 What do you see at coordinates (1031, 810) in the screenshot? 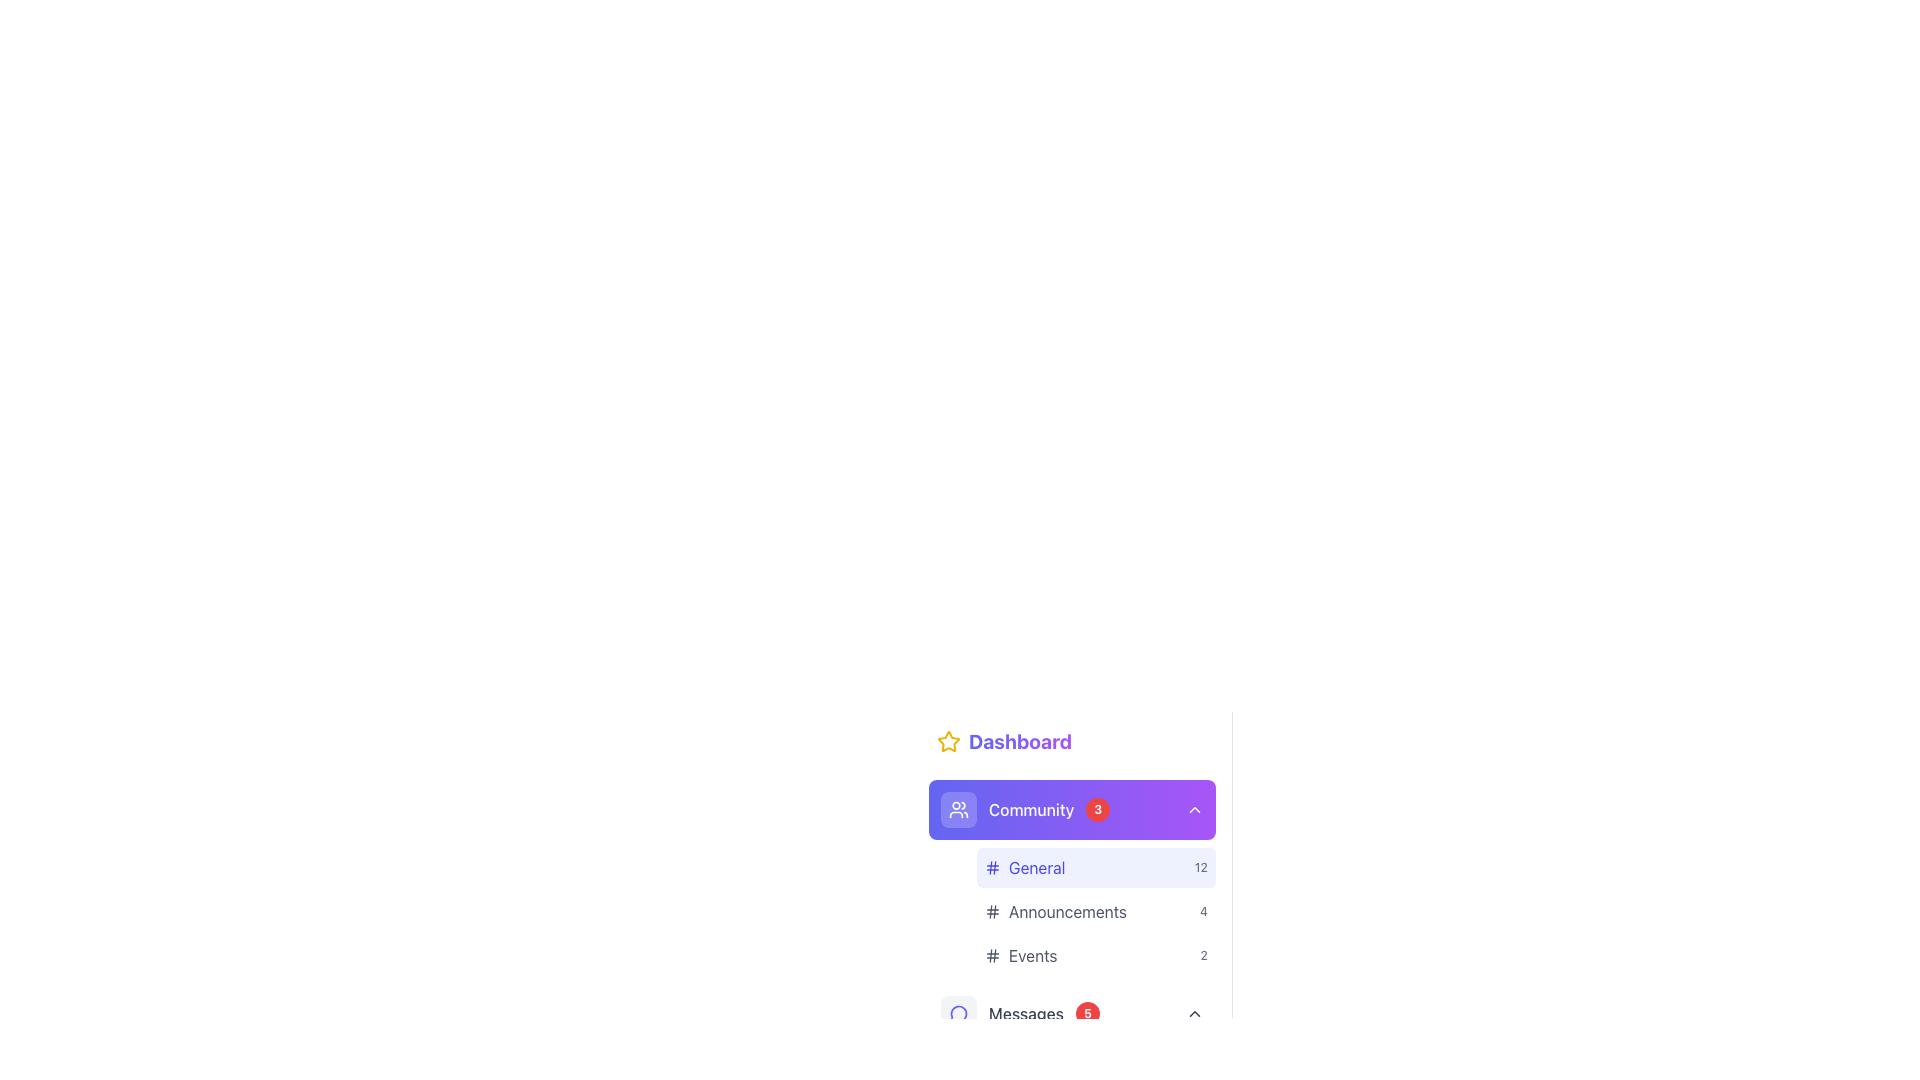
I see `the 'Community' text label in the navigation menu` at bounding box center [1031, 810].